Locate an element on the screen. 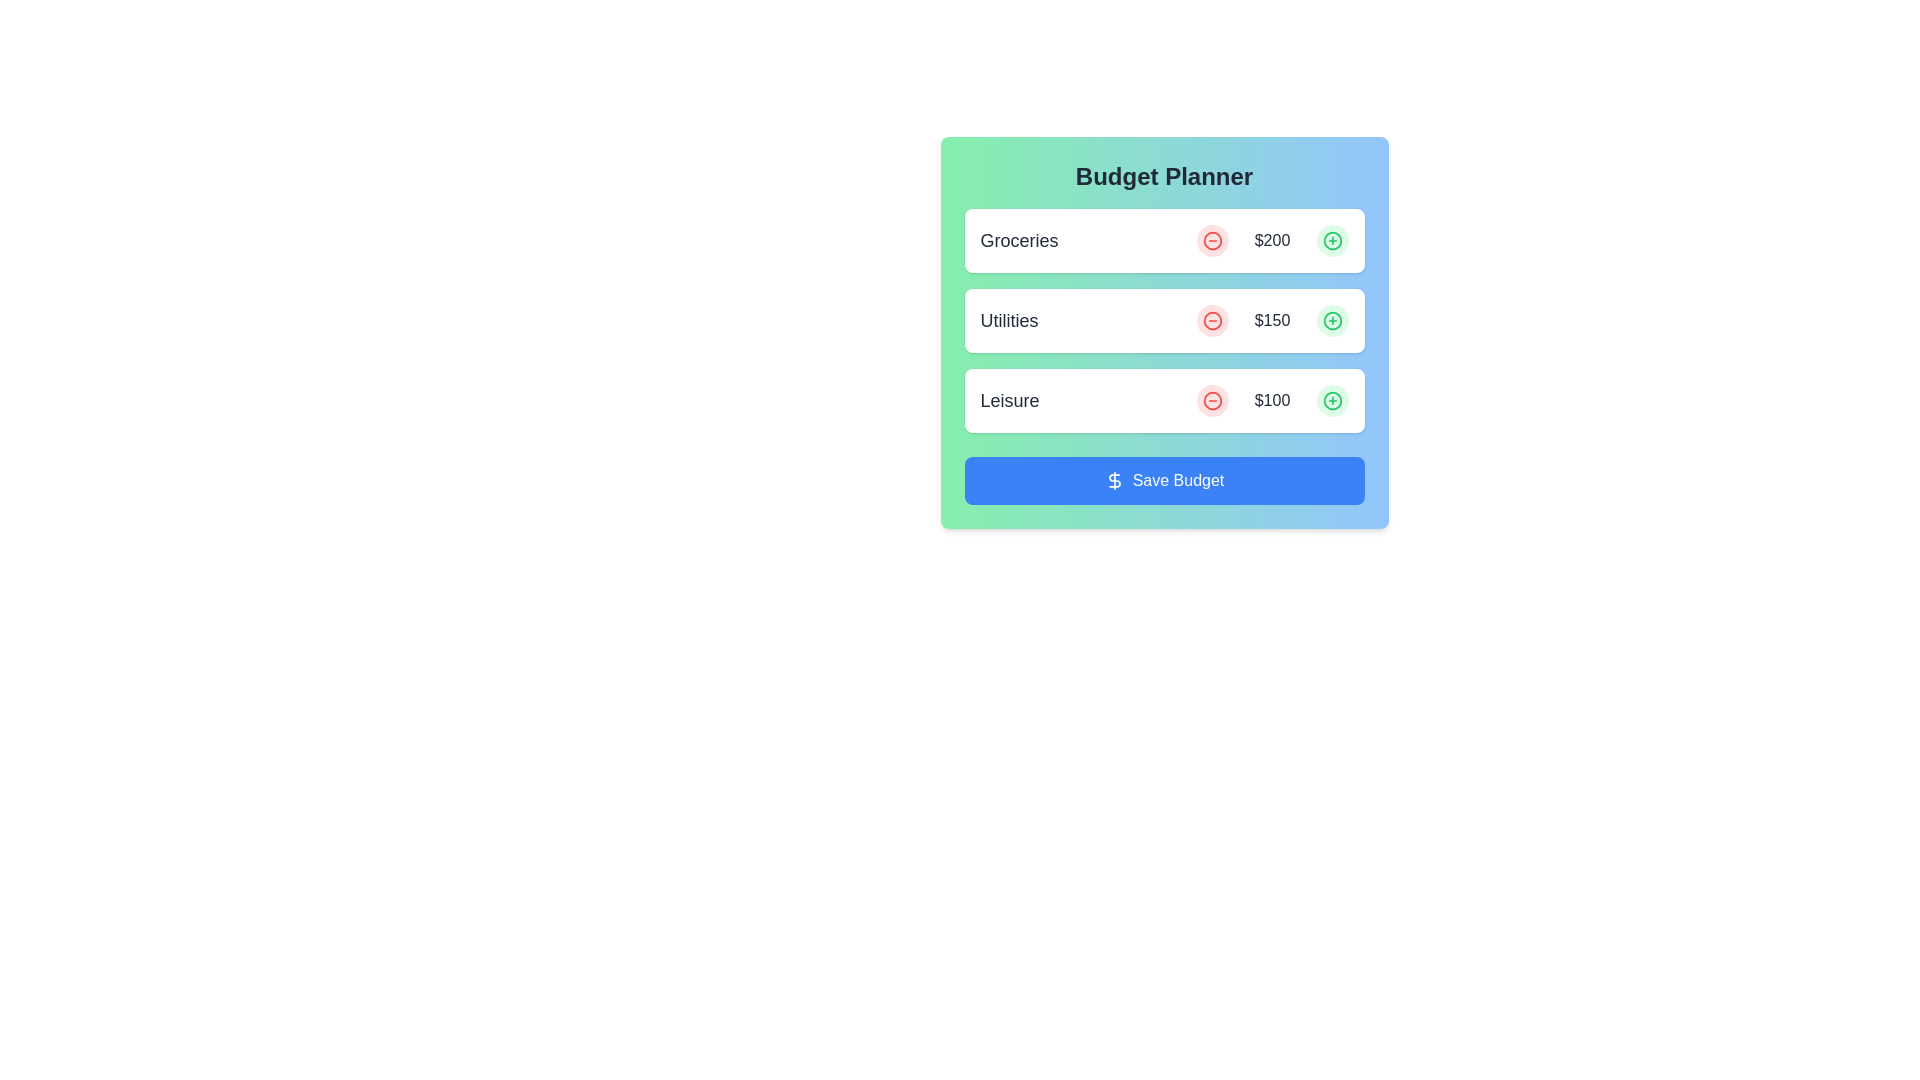  the plus button in the 'Leisure' budget category to increase its allocated amount is located at coordinates (1164, 401).